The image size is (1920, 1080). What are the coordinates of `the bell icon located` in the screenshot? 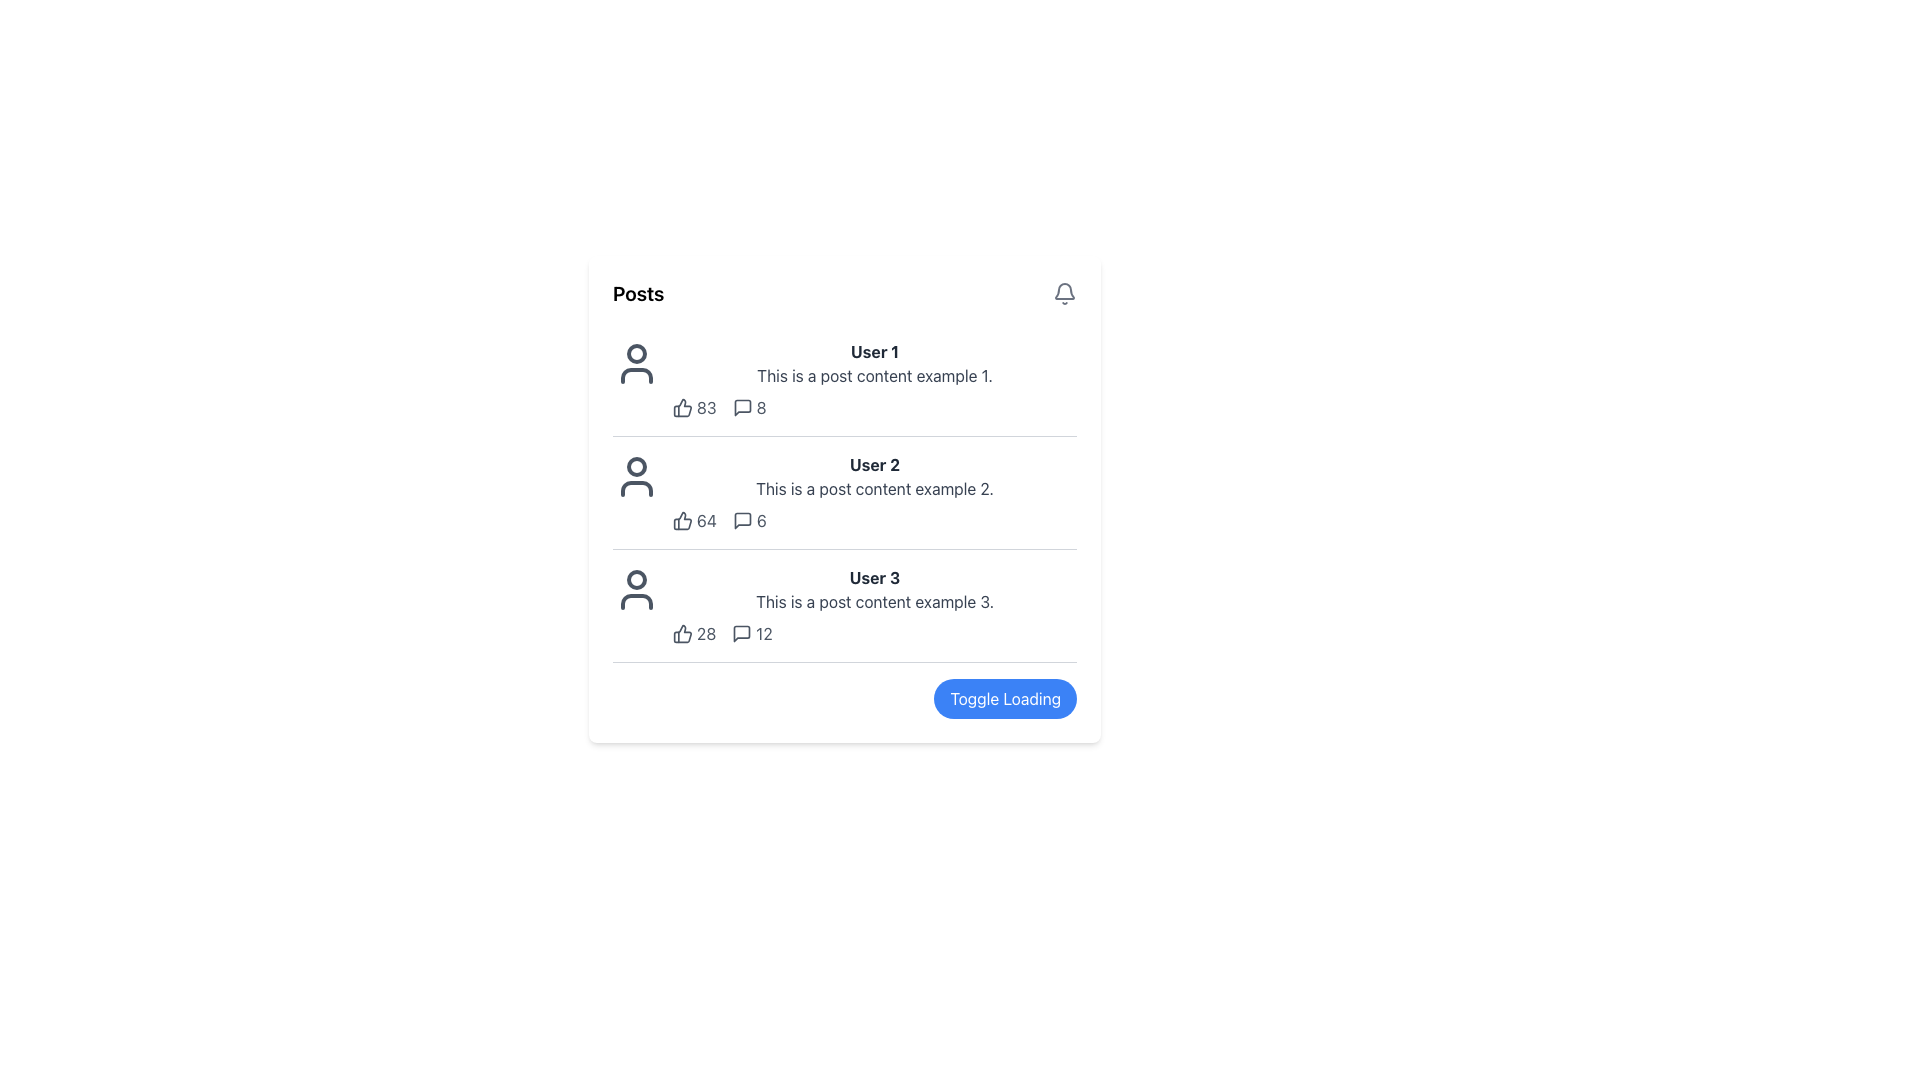 It's located at (1064, 293).